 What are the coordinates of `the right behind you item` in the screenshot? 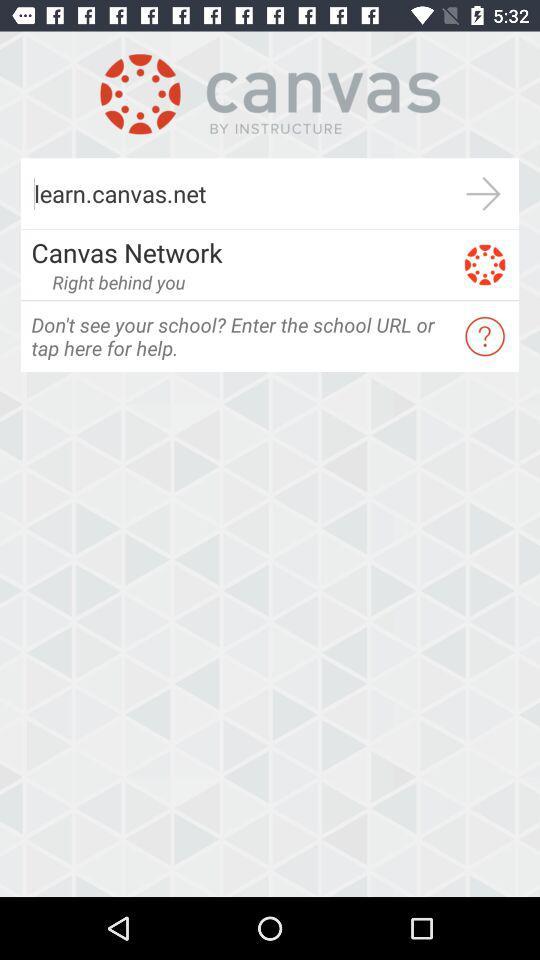 It's located at (118, 281).